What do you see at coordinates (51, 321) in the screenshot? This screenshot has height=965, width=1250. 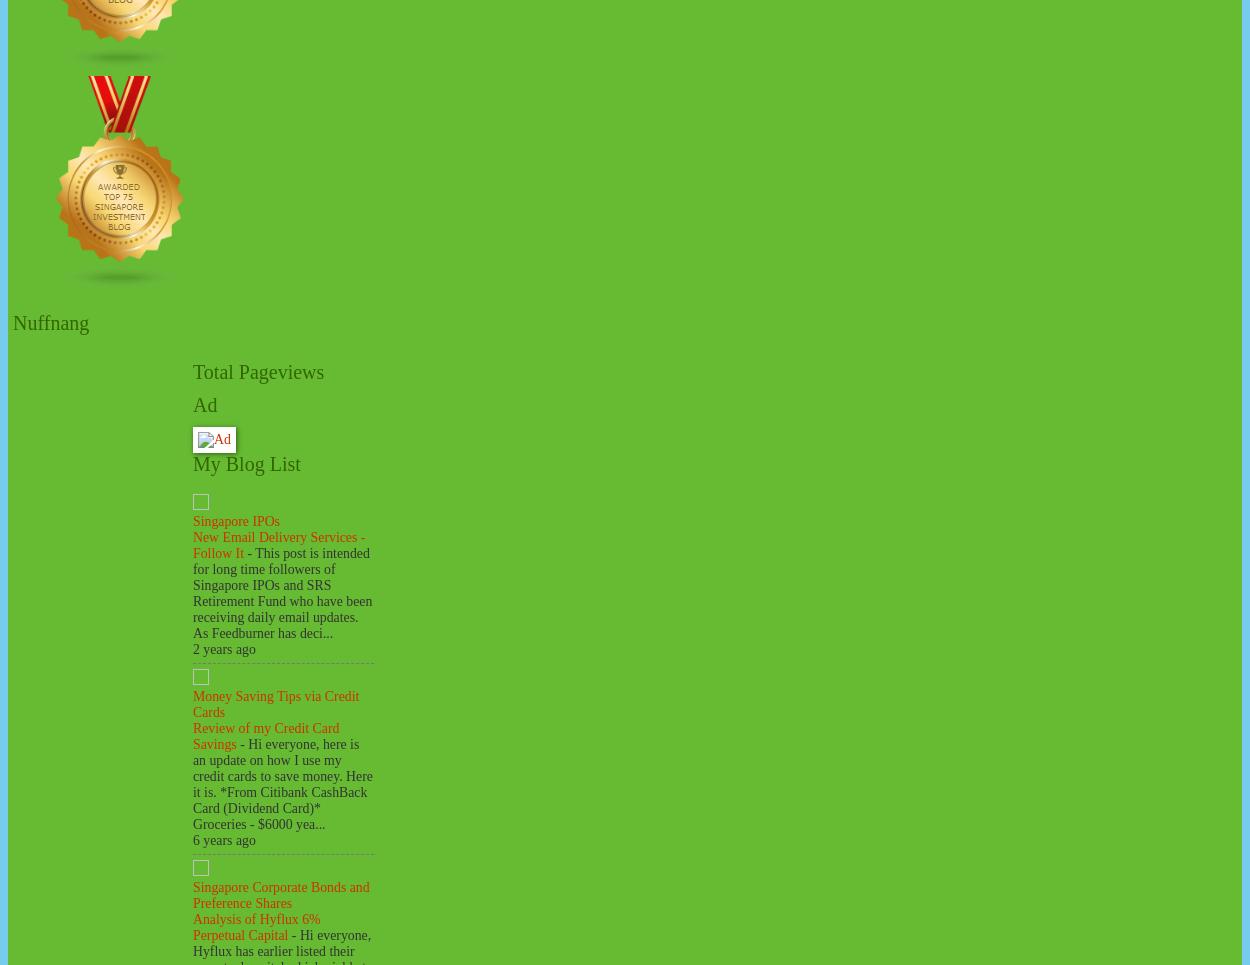 I see `'Nuffnang'` at bounding box center [51, 321].